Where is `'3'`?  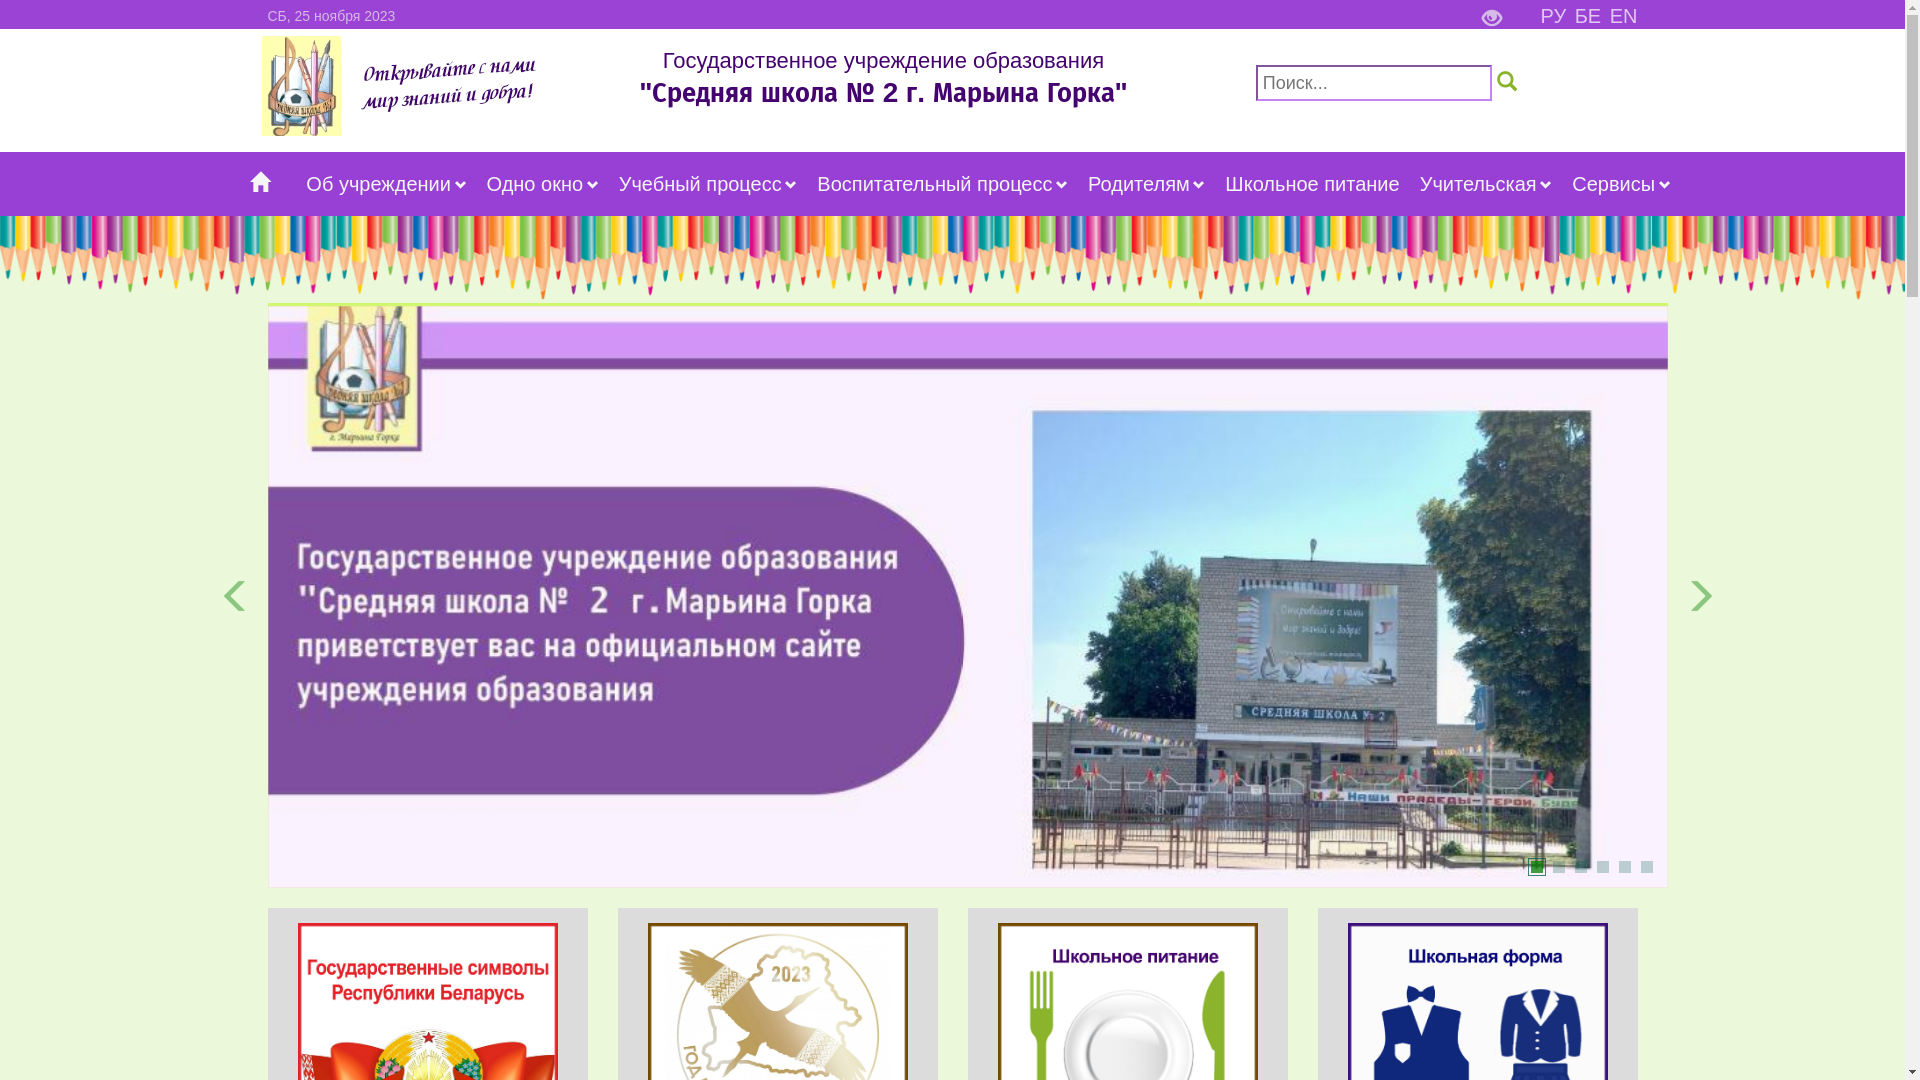 '3' is located at coordinates (1578, 866).